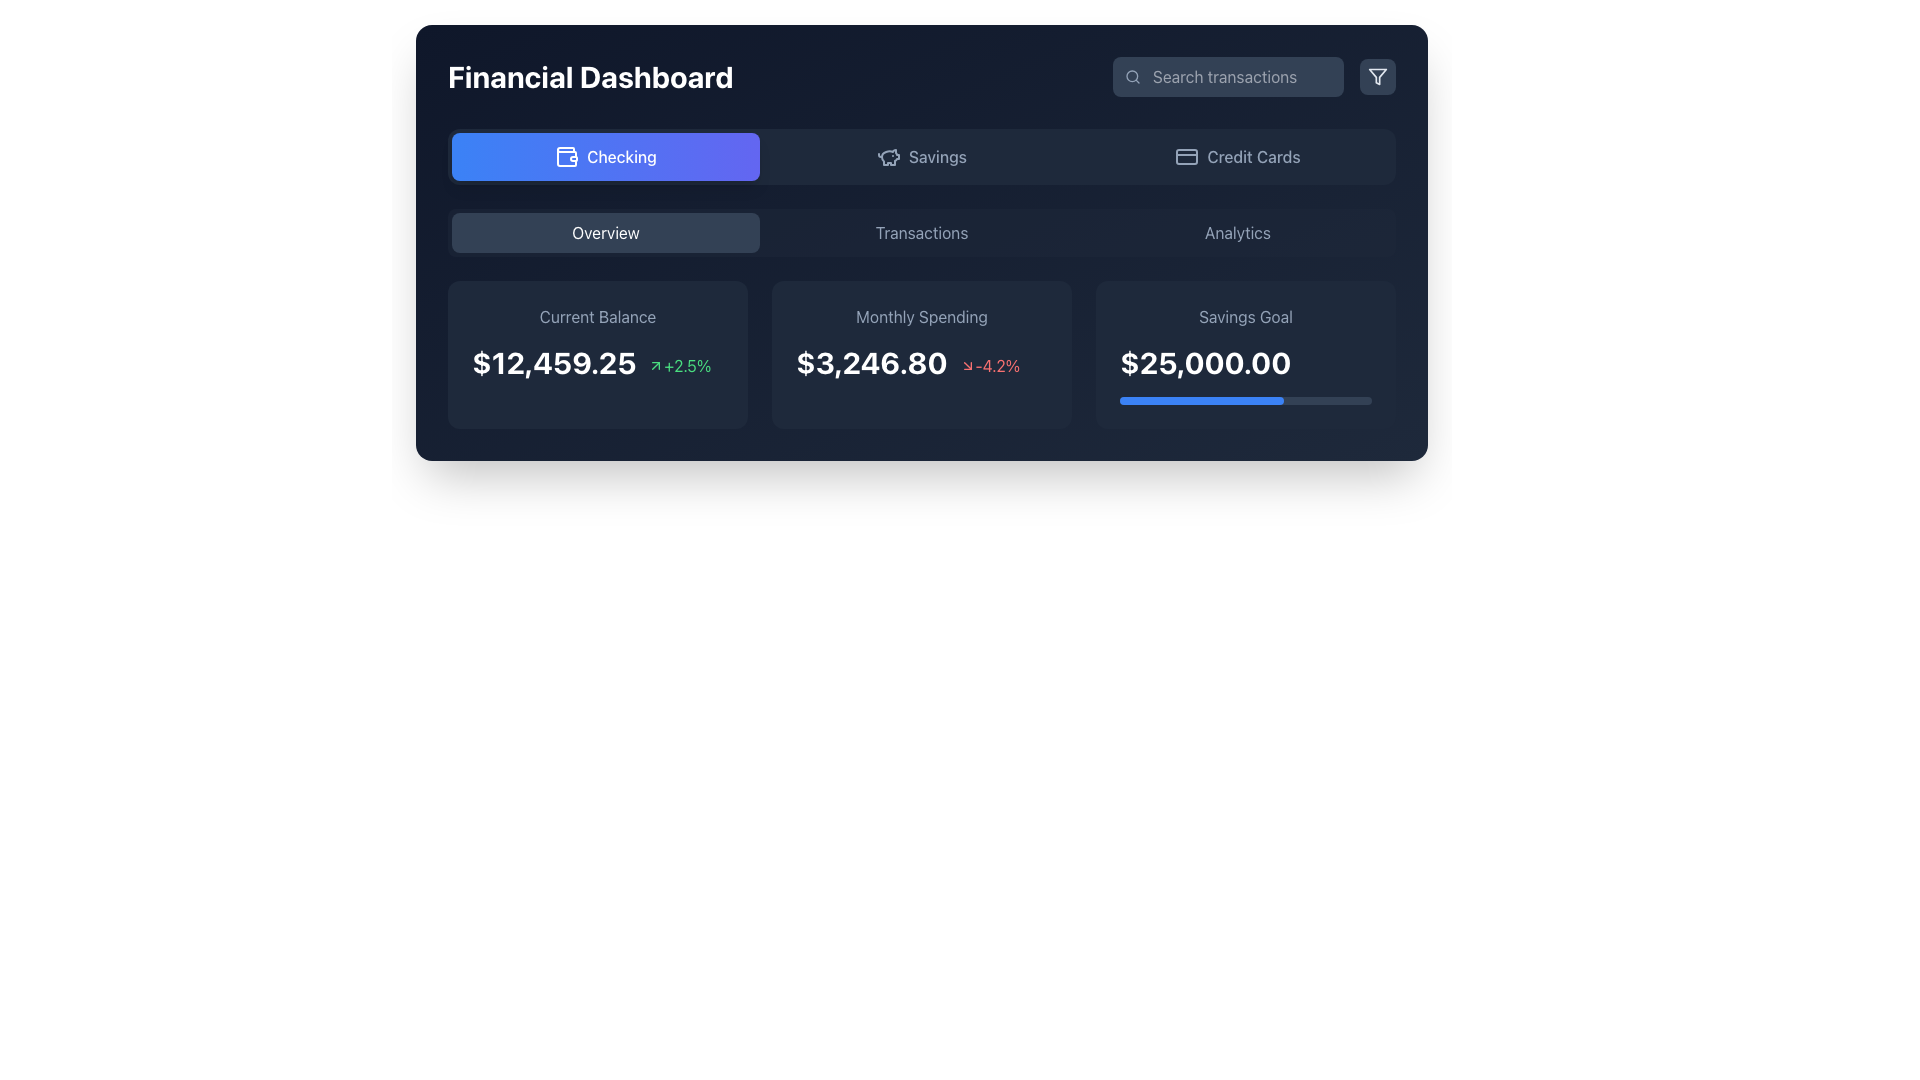 The image size is (1920, 1080). Describe the element at coordinates (887, 156) in the screenshot. I see `the gray piggy bank icon located to the left of the 'Savings' text in the top navigation bar` at that location.